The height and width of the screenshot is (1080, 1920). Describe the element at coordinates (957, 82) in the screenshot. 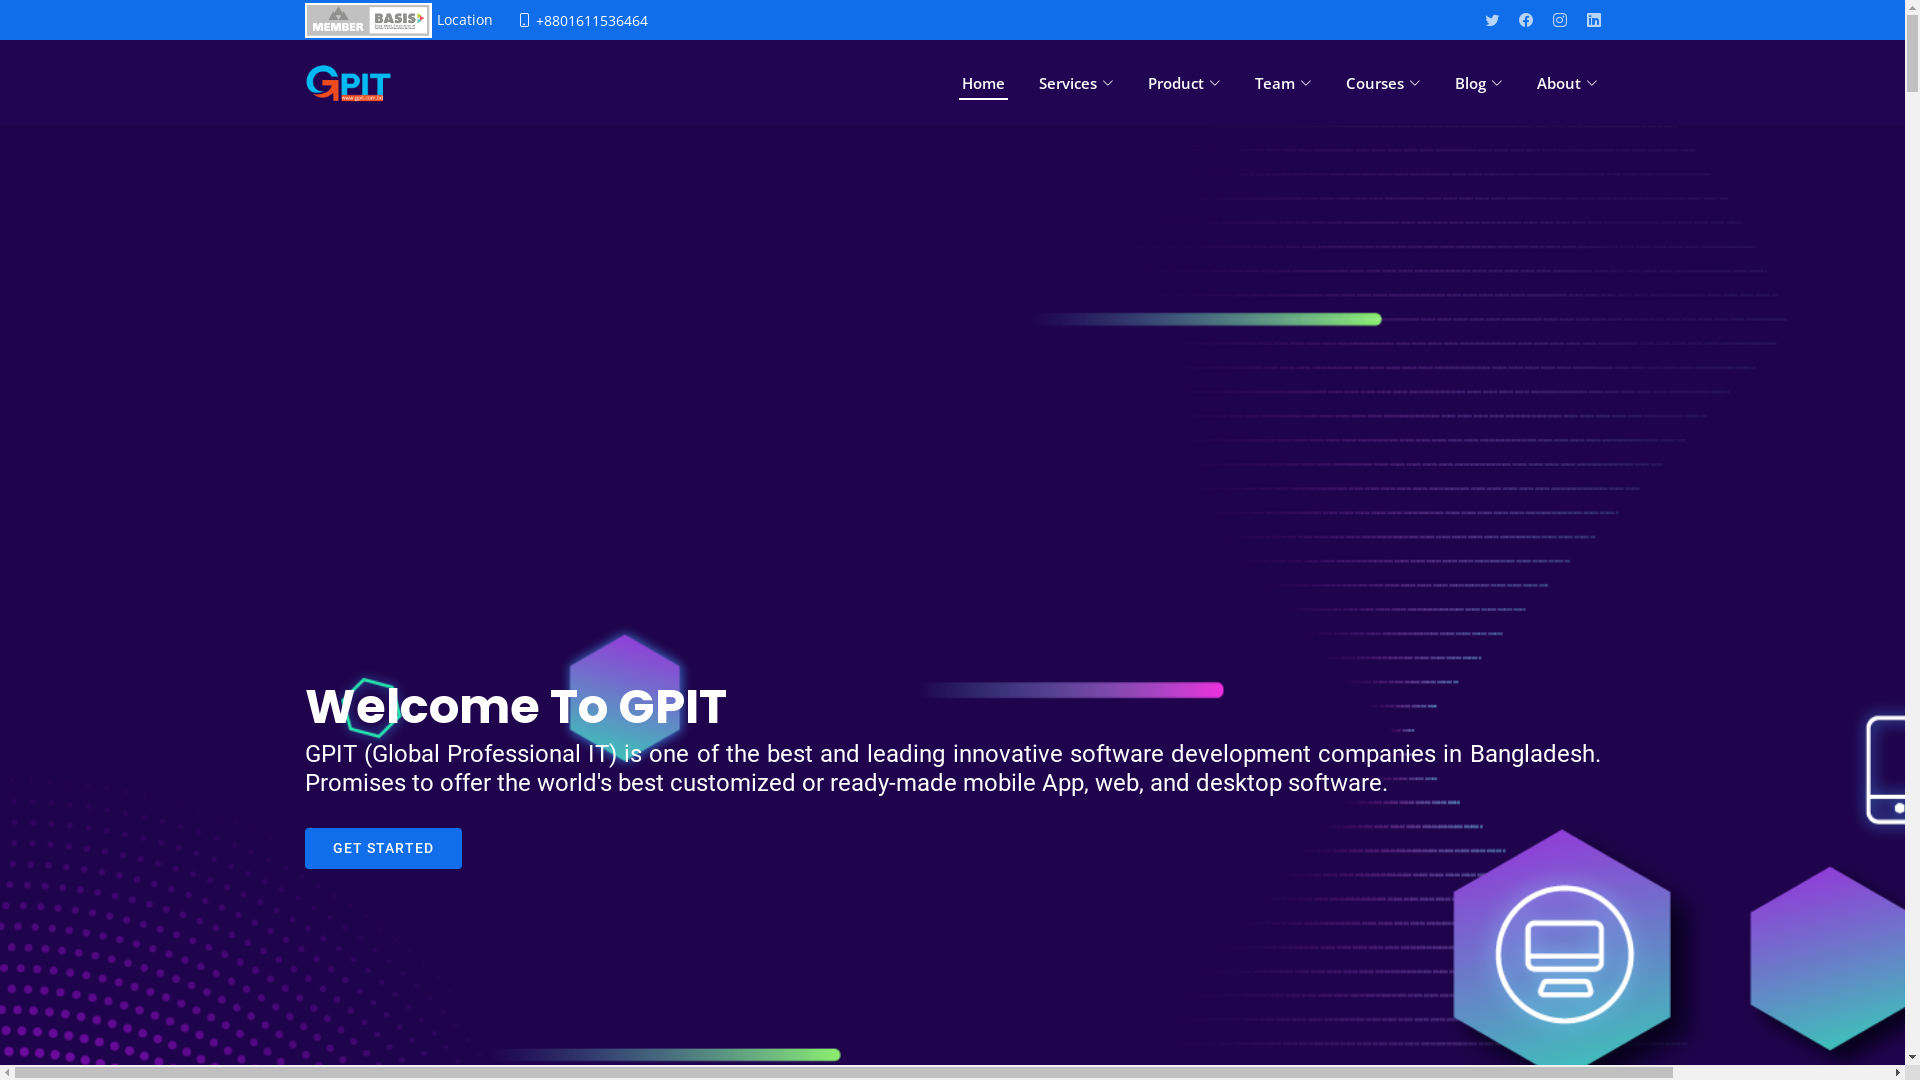

I see `'Home'` at that location.